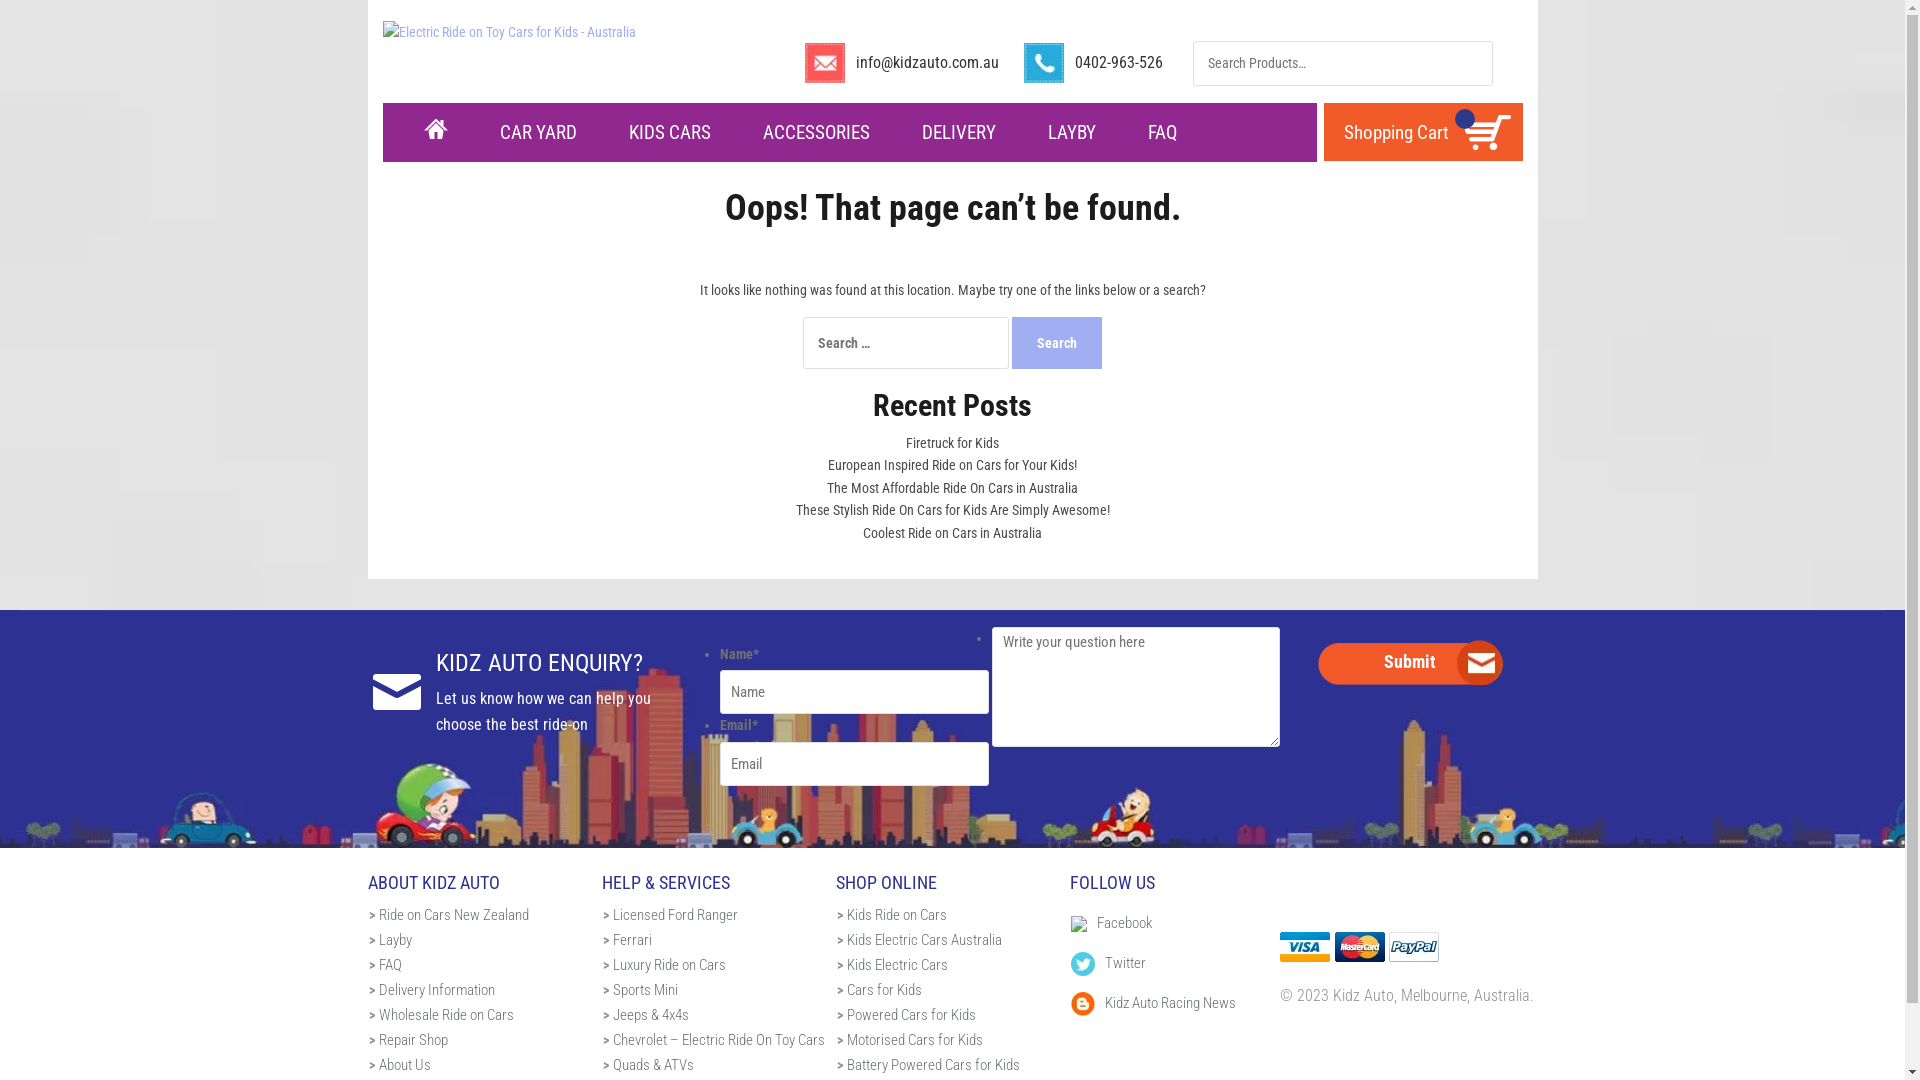 This screenshot has width=1920, height=1080. Describe the element at coordinates (951, 531) in the screenshot. I see `'Coolest Ride on Cars in Australia'` at that location.